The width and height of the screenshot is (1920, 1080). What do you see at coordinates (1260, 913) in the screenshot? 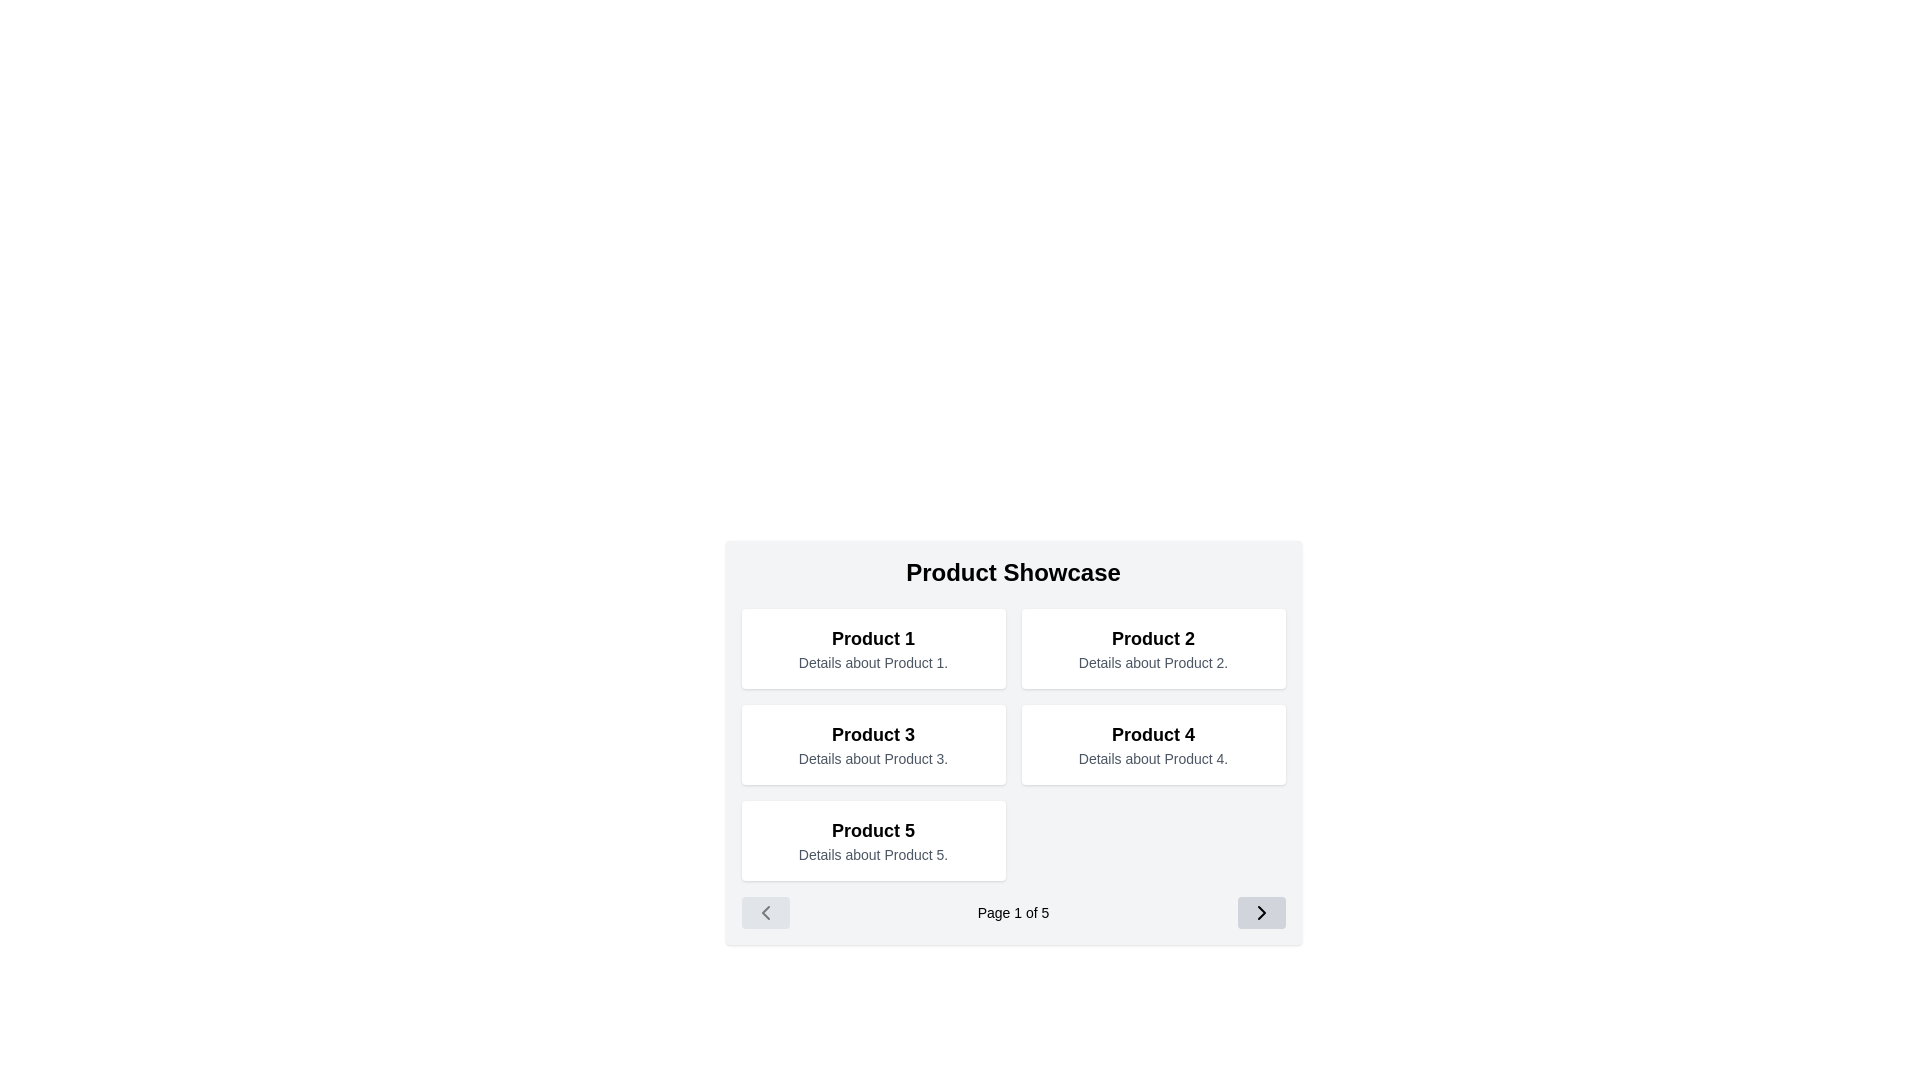
I see `the right-facing chevron arrow icon located within the rectangular button at the bottom-right of the interface` at bounding box center [1260, 913].